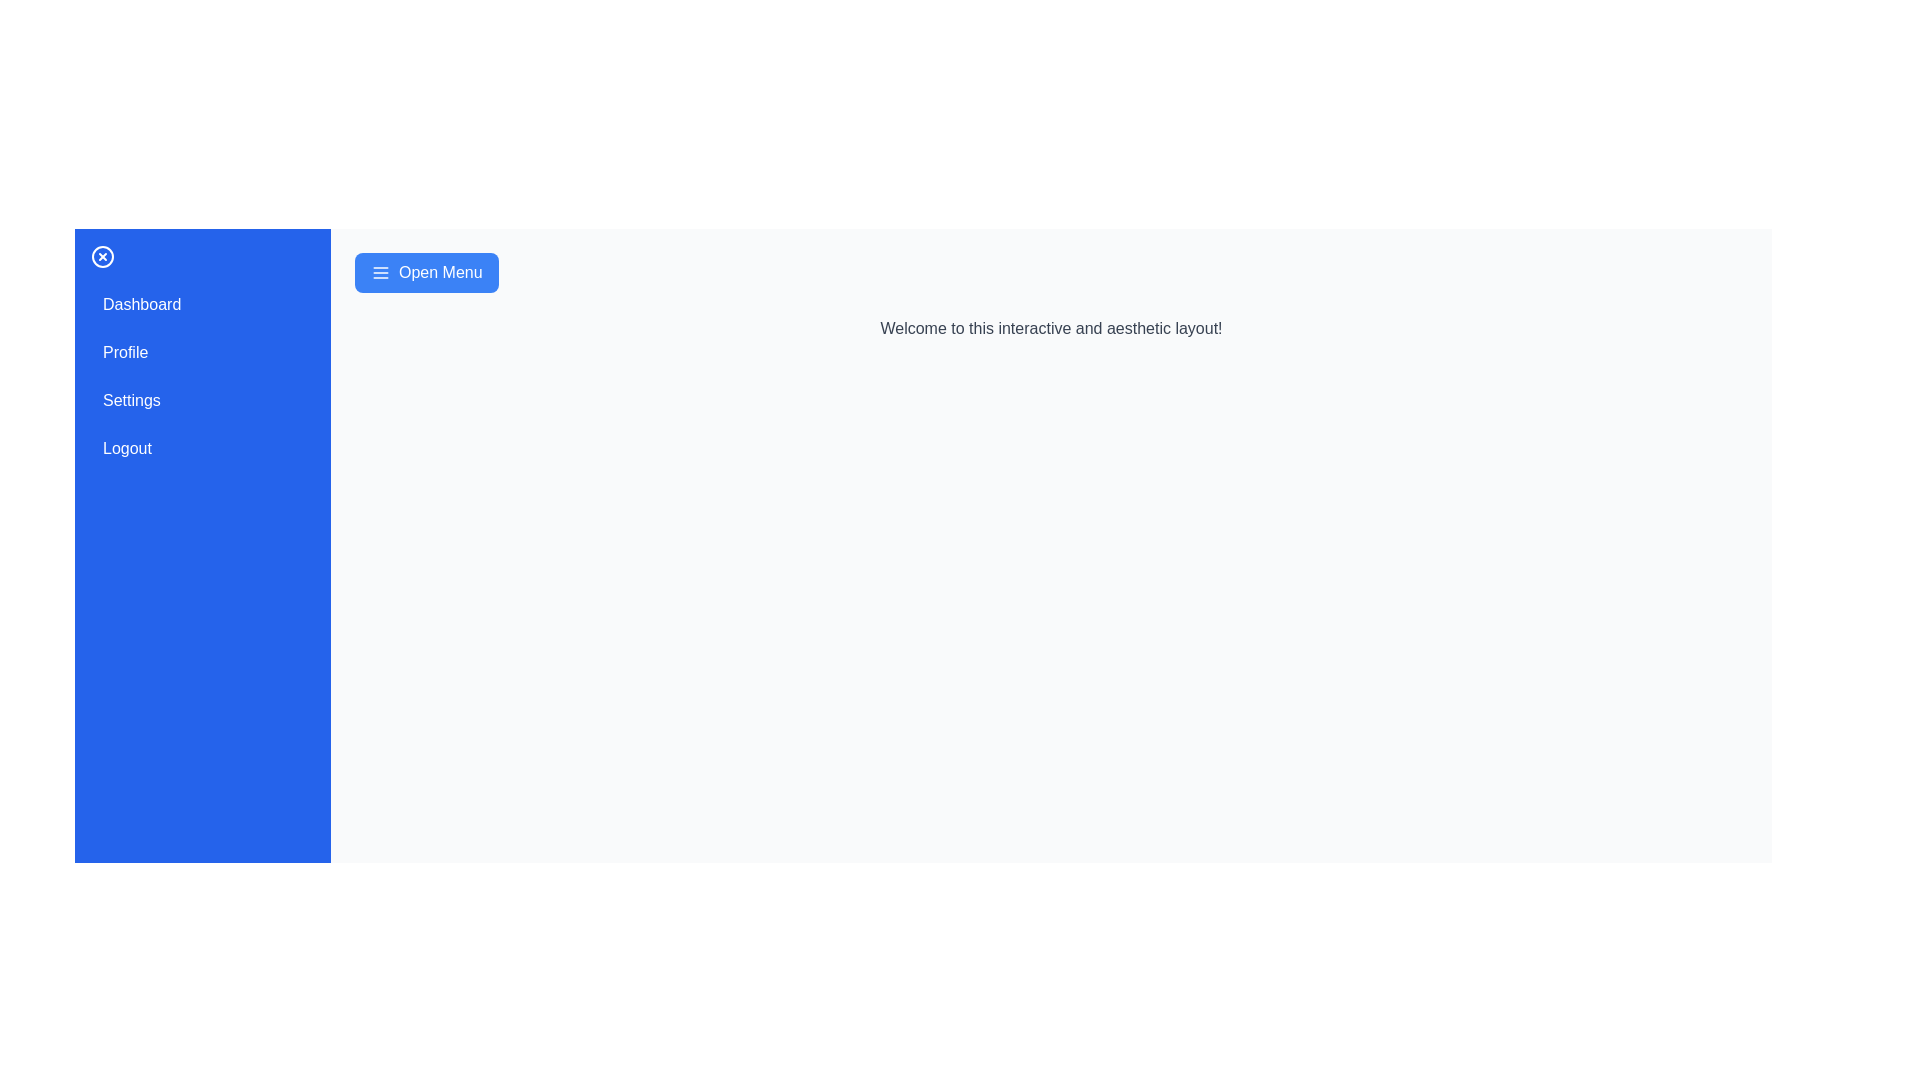  What do you see at coordinates (202, 447) in the screenshot?
I see `the menu item Logout to observe the hover effect` at bounding box center [202, 447].